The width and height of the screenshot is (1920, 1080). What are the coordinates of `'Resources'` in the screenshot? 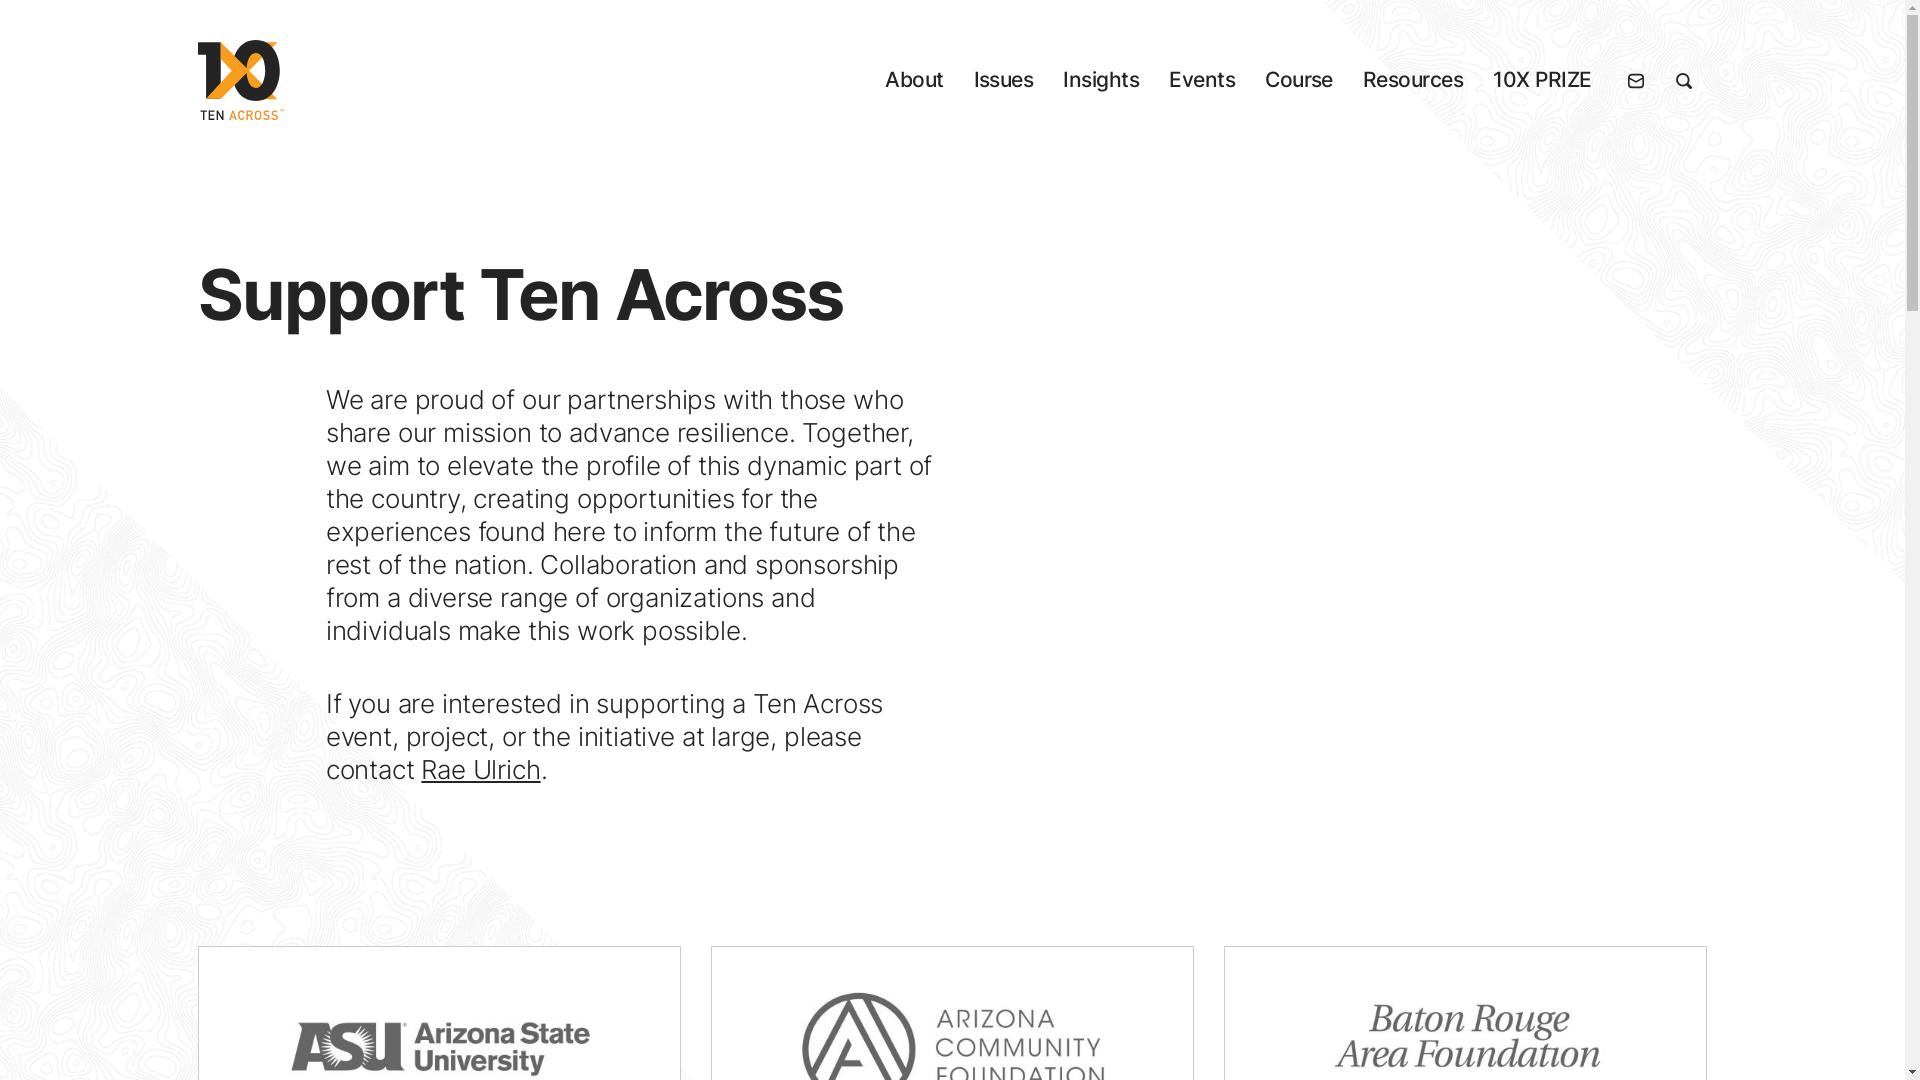 It's located at (1362, 79).